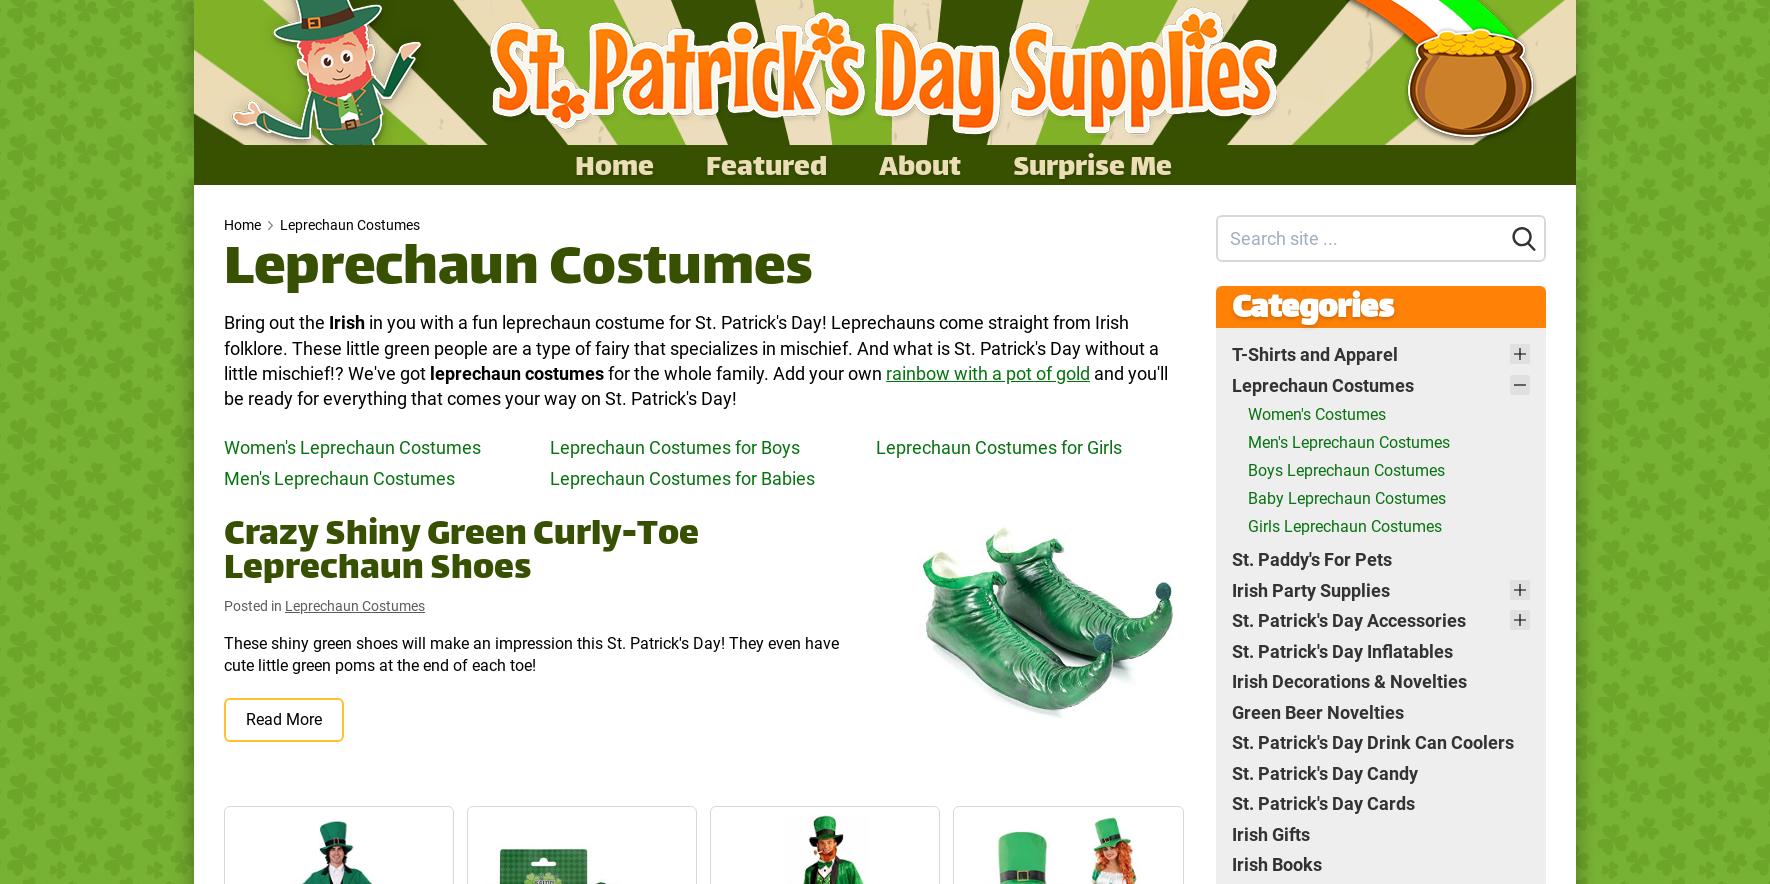 The width and height of the screenshot is (1770, 884). I want to click on 'St. Patrick's Day Accessories', so click(1348, 620).